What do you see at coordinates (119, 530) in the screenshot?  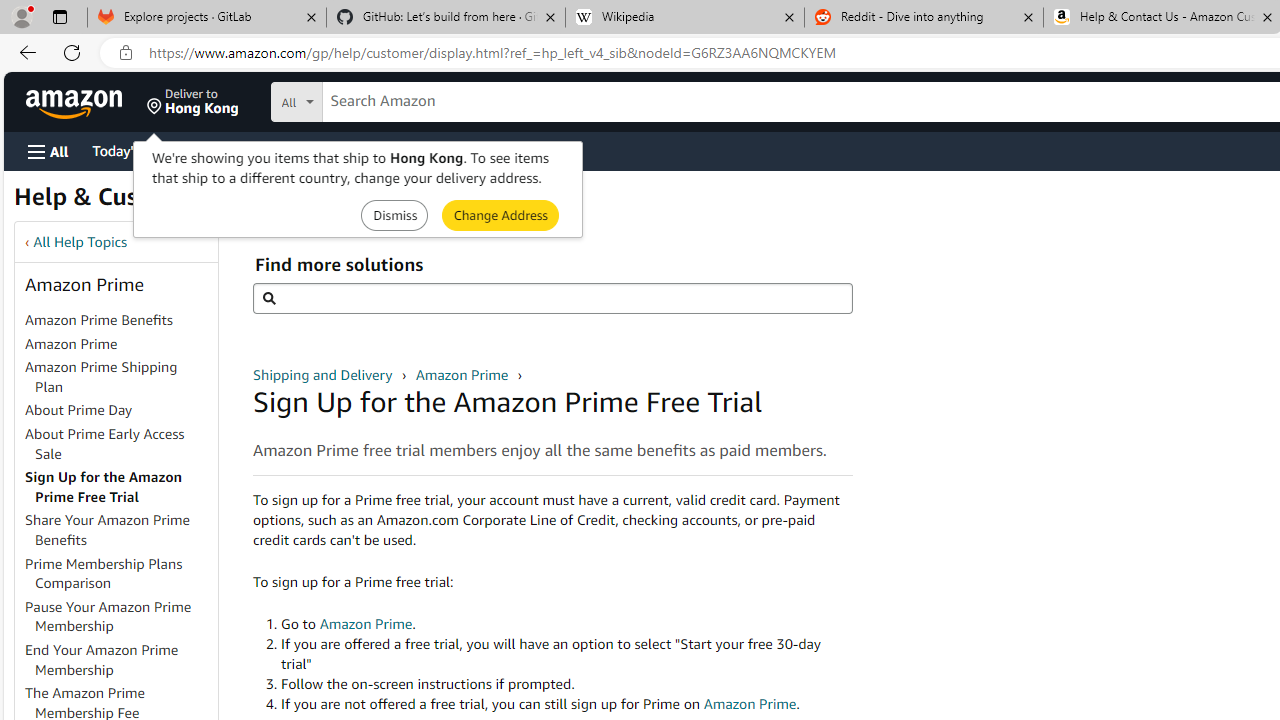 I see `'Share Your Amazon Prime Benefits'` at bounding box center [119, 530].